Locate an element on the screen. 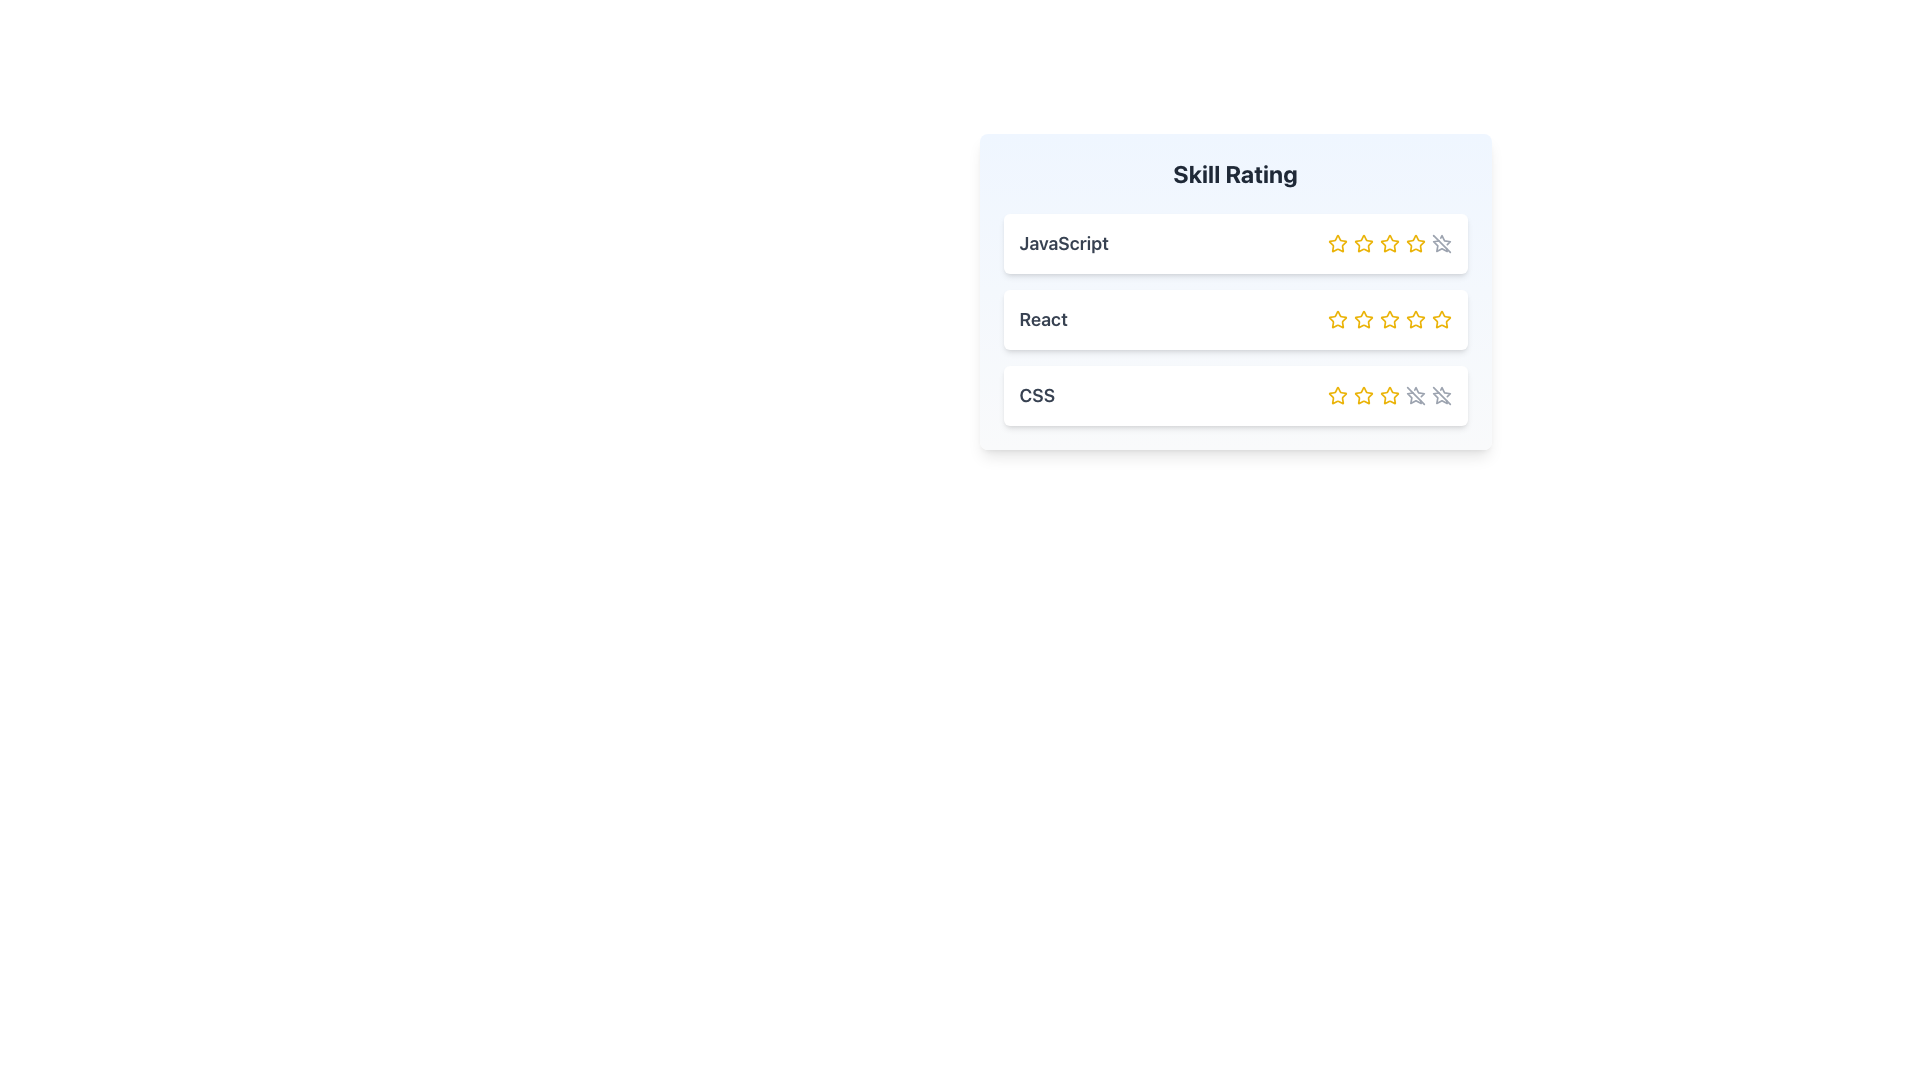  the second interactive star in the 'Skill Rating' card for 'React' is located at coordinates (1362, 319).